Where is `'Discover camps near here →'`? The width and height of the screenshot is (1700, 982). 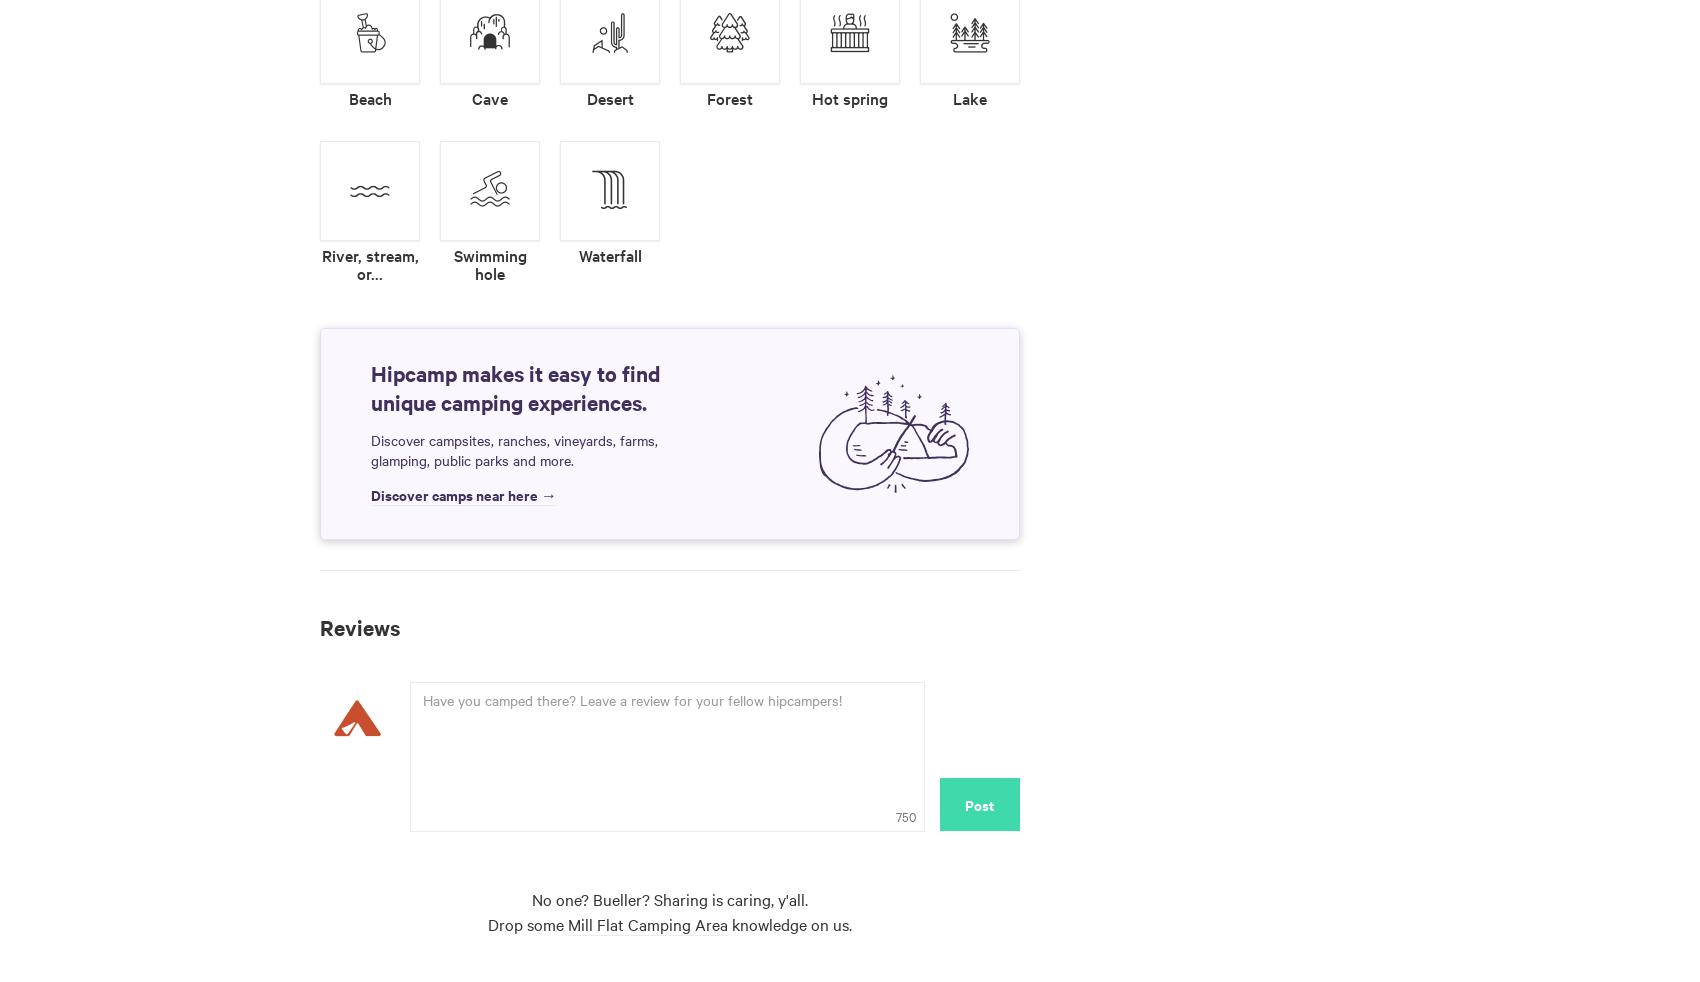
'Discover camps near here →' is located at coordinates (463, 492).